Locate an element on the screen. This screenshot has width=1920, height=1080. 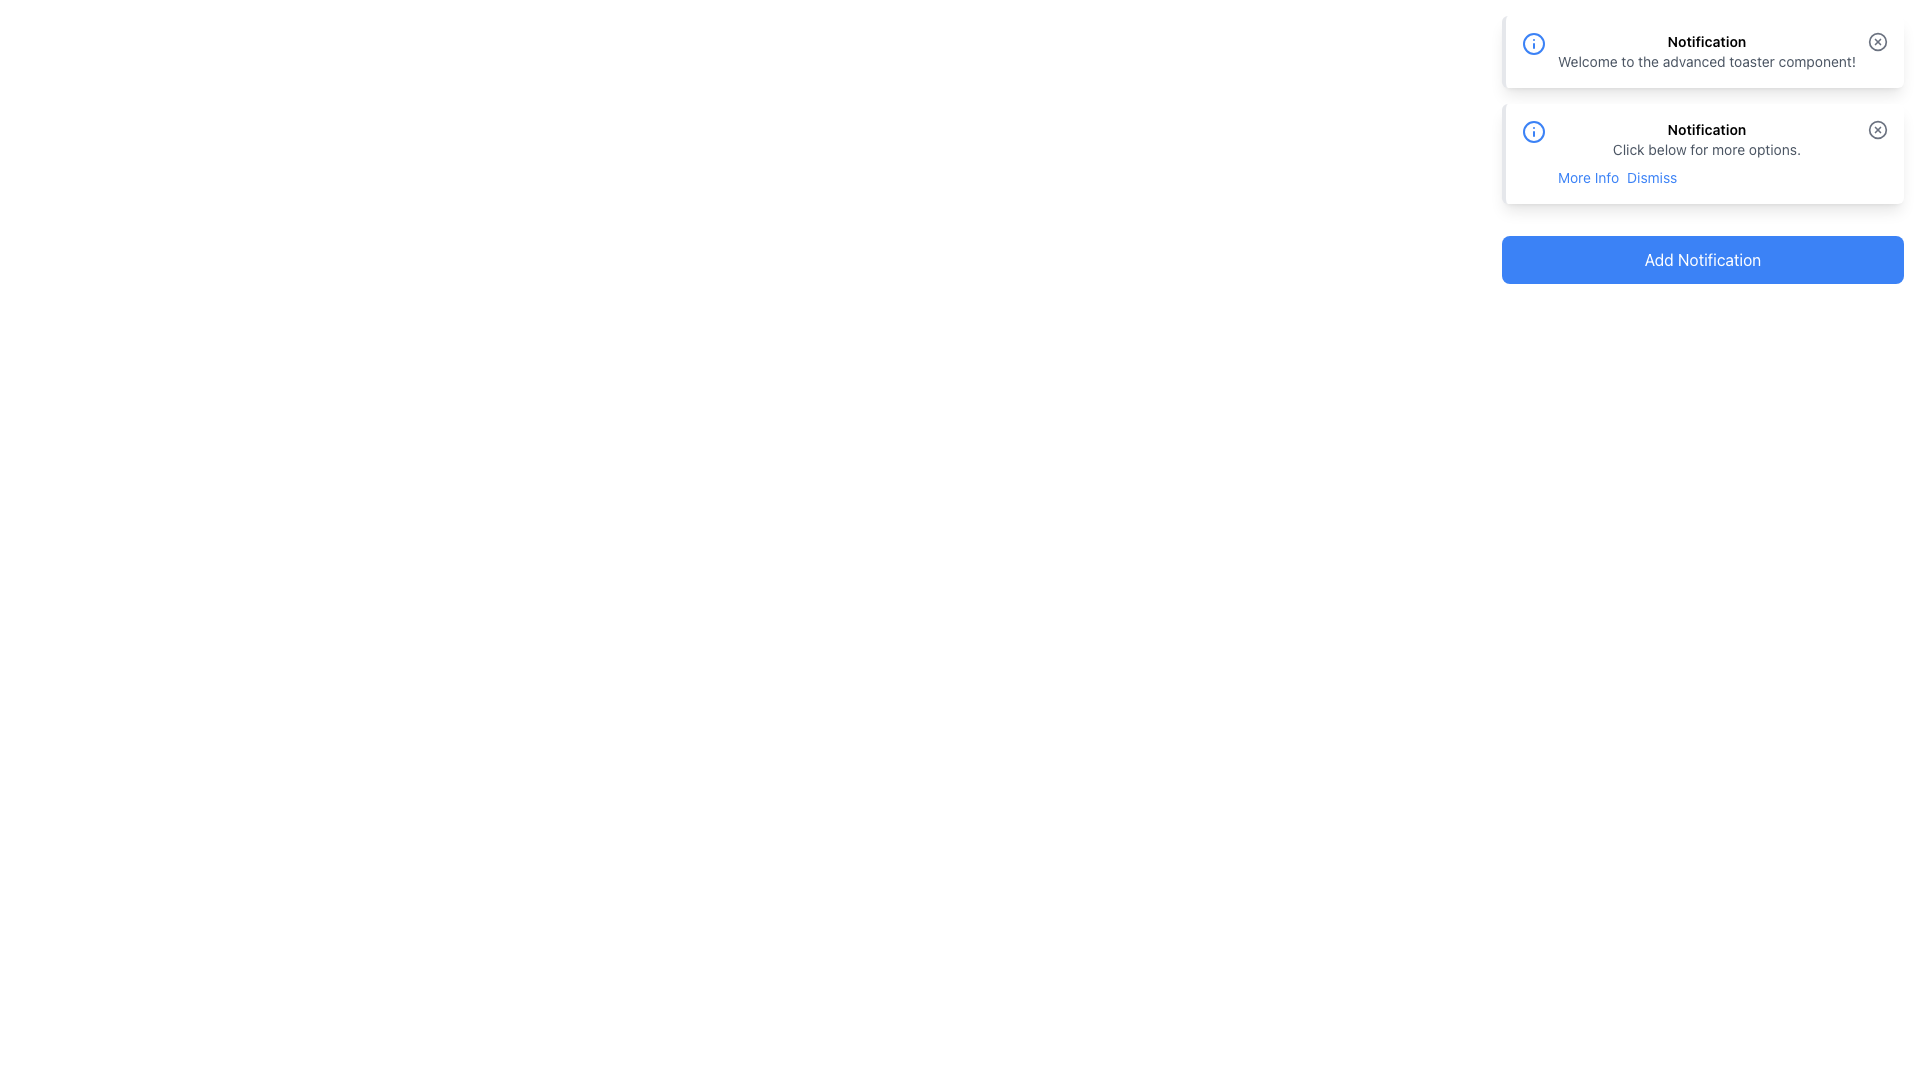
the hyperlink styled as clickable text on the right side of the second notification box is located at coordinates (1652, 176).